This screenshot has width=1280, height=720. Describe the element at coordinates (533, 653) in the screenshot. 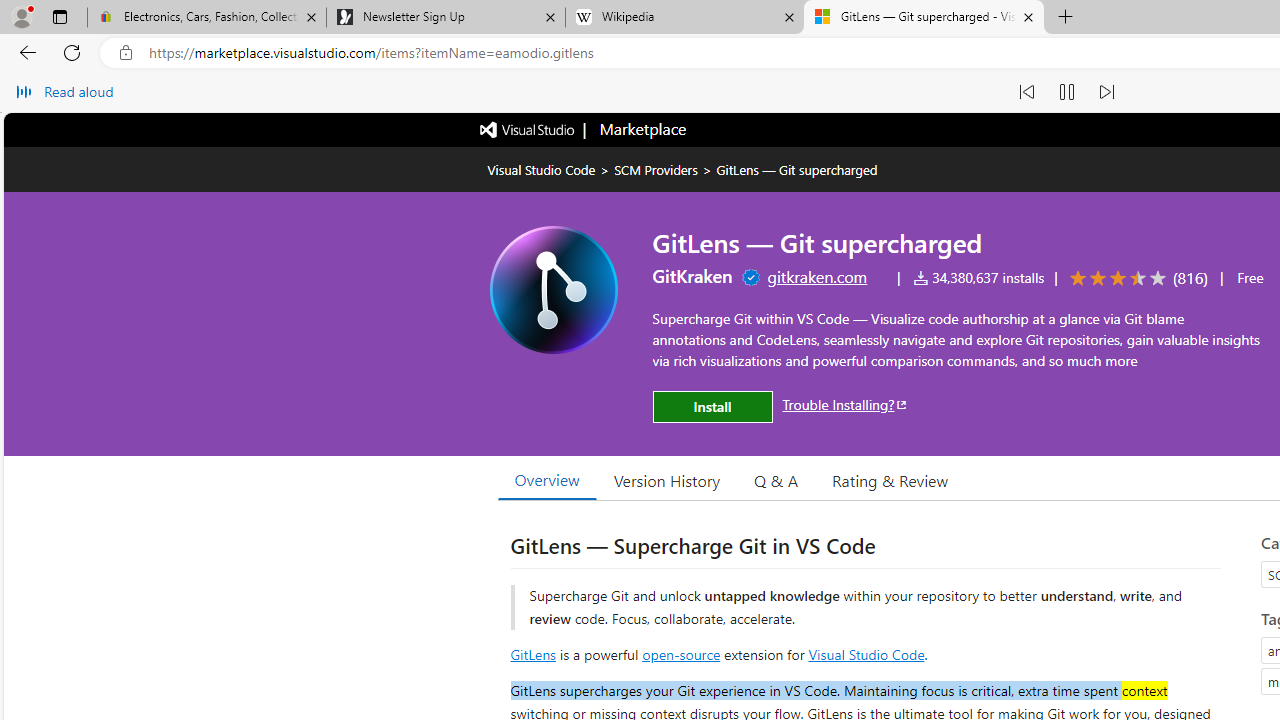

I see `'GitLens'` at that location.